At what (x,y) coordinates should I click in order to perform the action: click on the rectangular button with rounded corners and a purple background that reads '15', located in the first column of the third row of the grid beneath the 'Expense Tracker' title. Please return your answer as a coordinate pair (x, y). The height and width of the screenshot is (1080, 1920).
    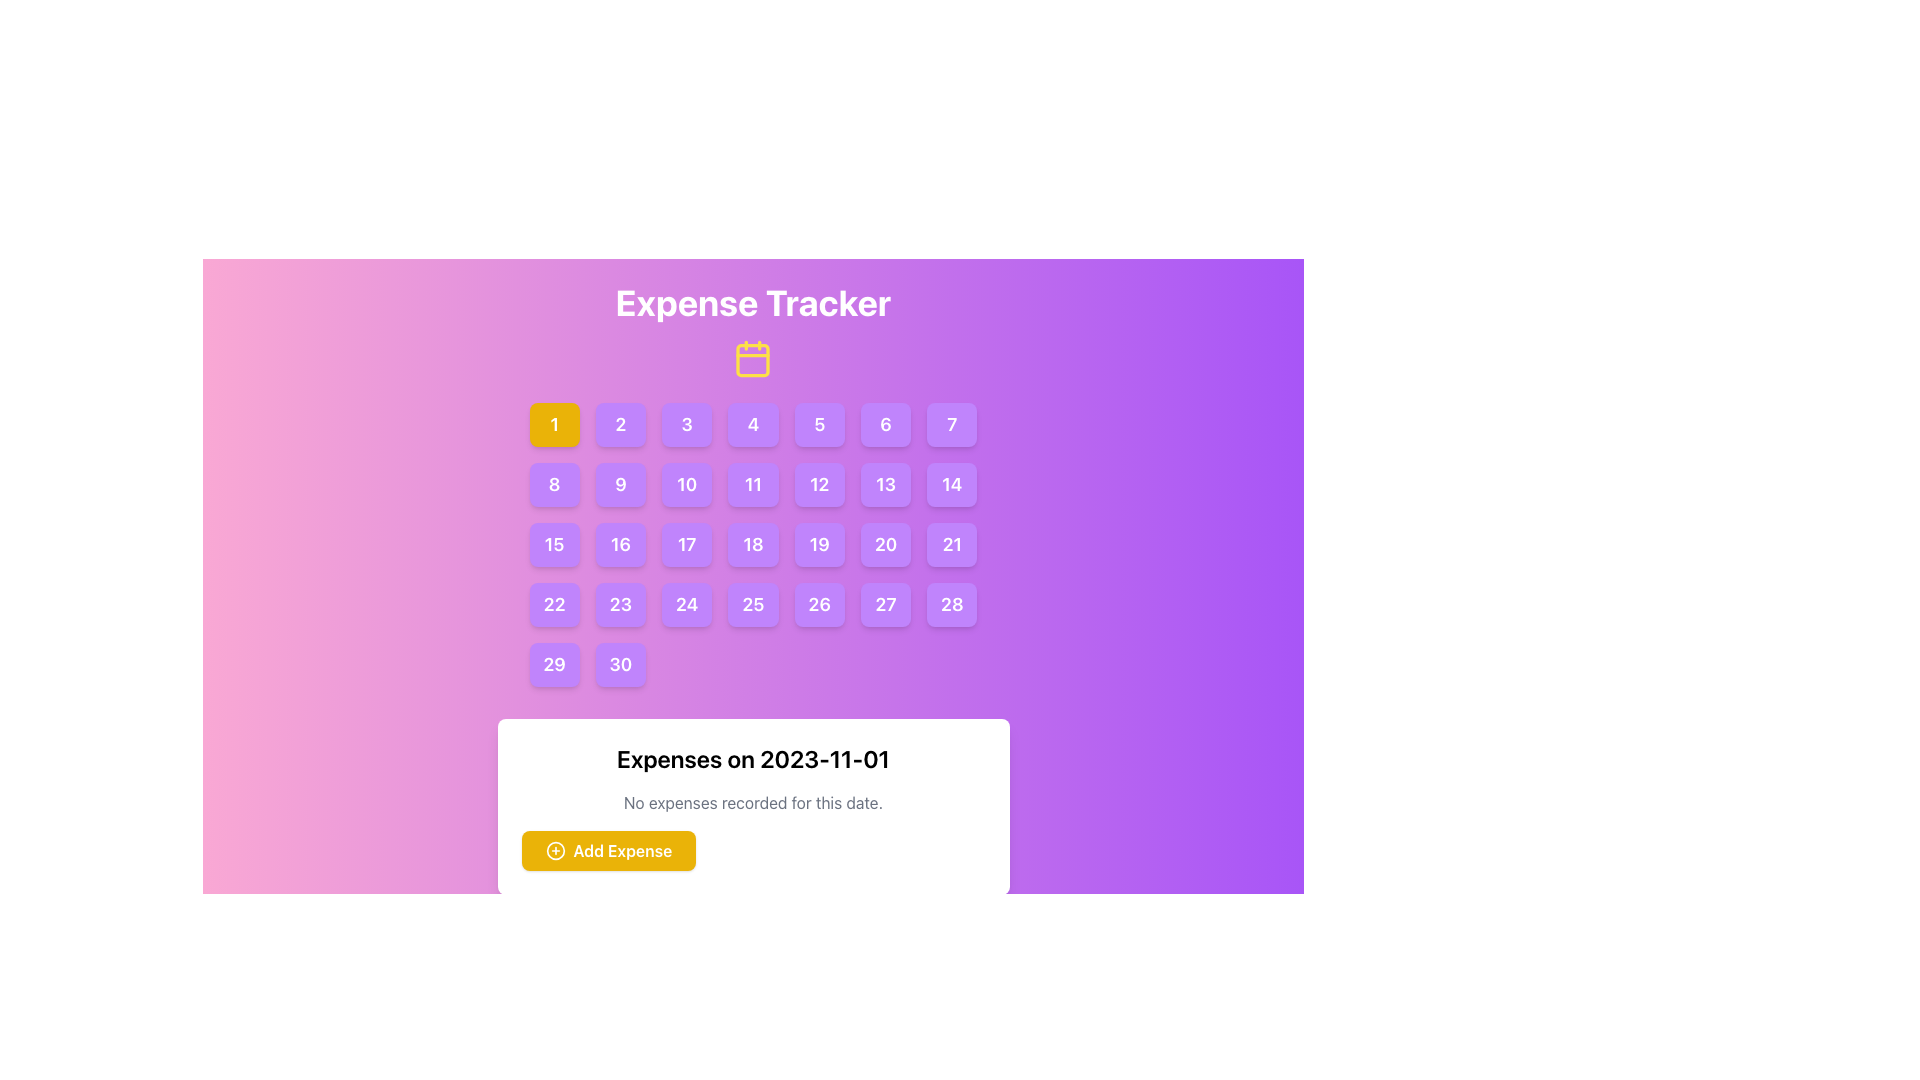
    Looking at the image, I should click on (554, 544).